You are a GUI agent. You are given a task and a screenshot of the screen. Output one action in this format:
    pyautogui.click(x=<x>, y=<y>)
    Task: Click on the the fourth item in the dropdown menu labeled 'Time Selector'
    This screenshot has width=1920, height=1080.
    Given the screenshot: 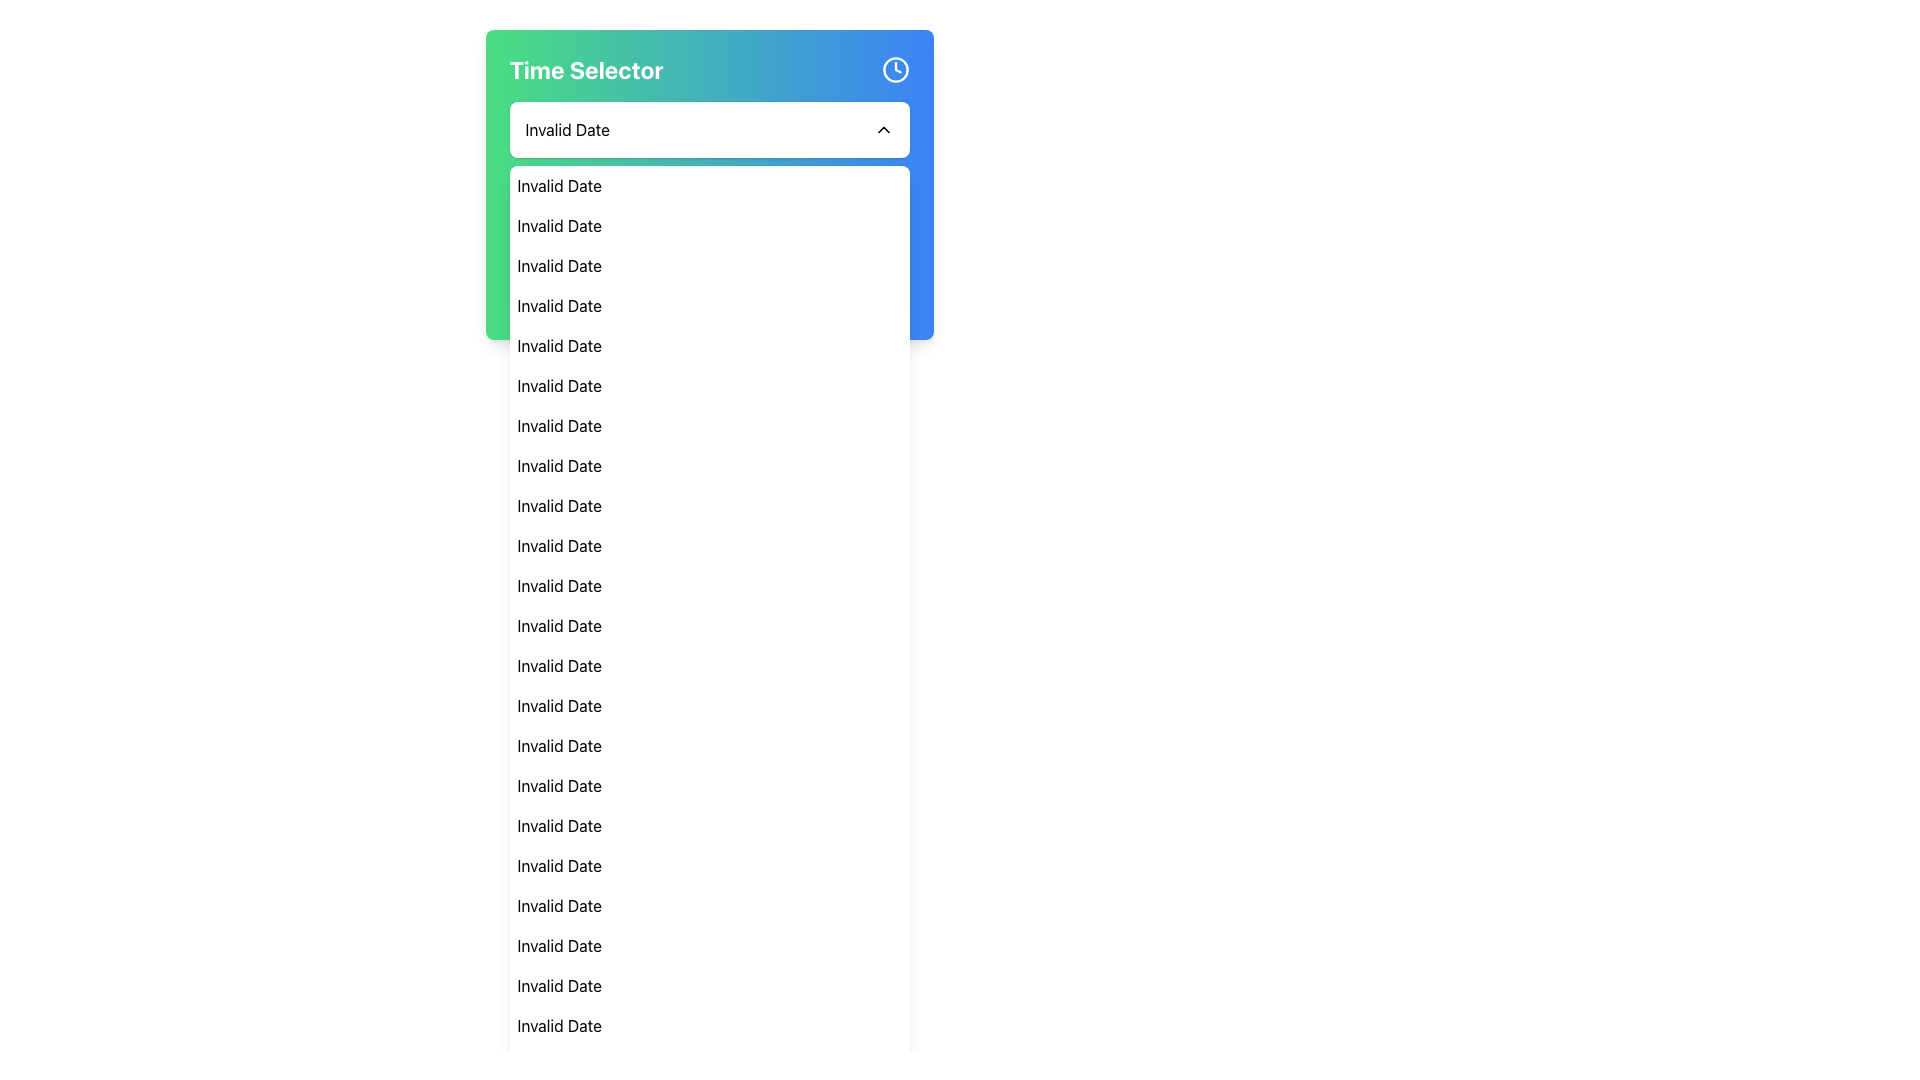 What is the action you would take?
    pyautogui.click(x=709, y=305)
    